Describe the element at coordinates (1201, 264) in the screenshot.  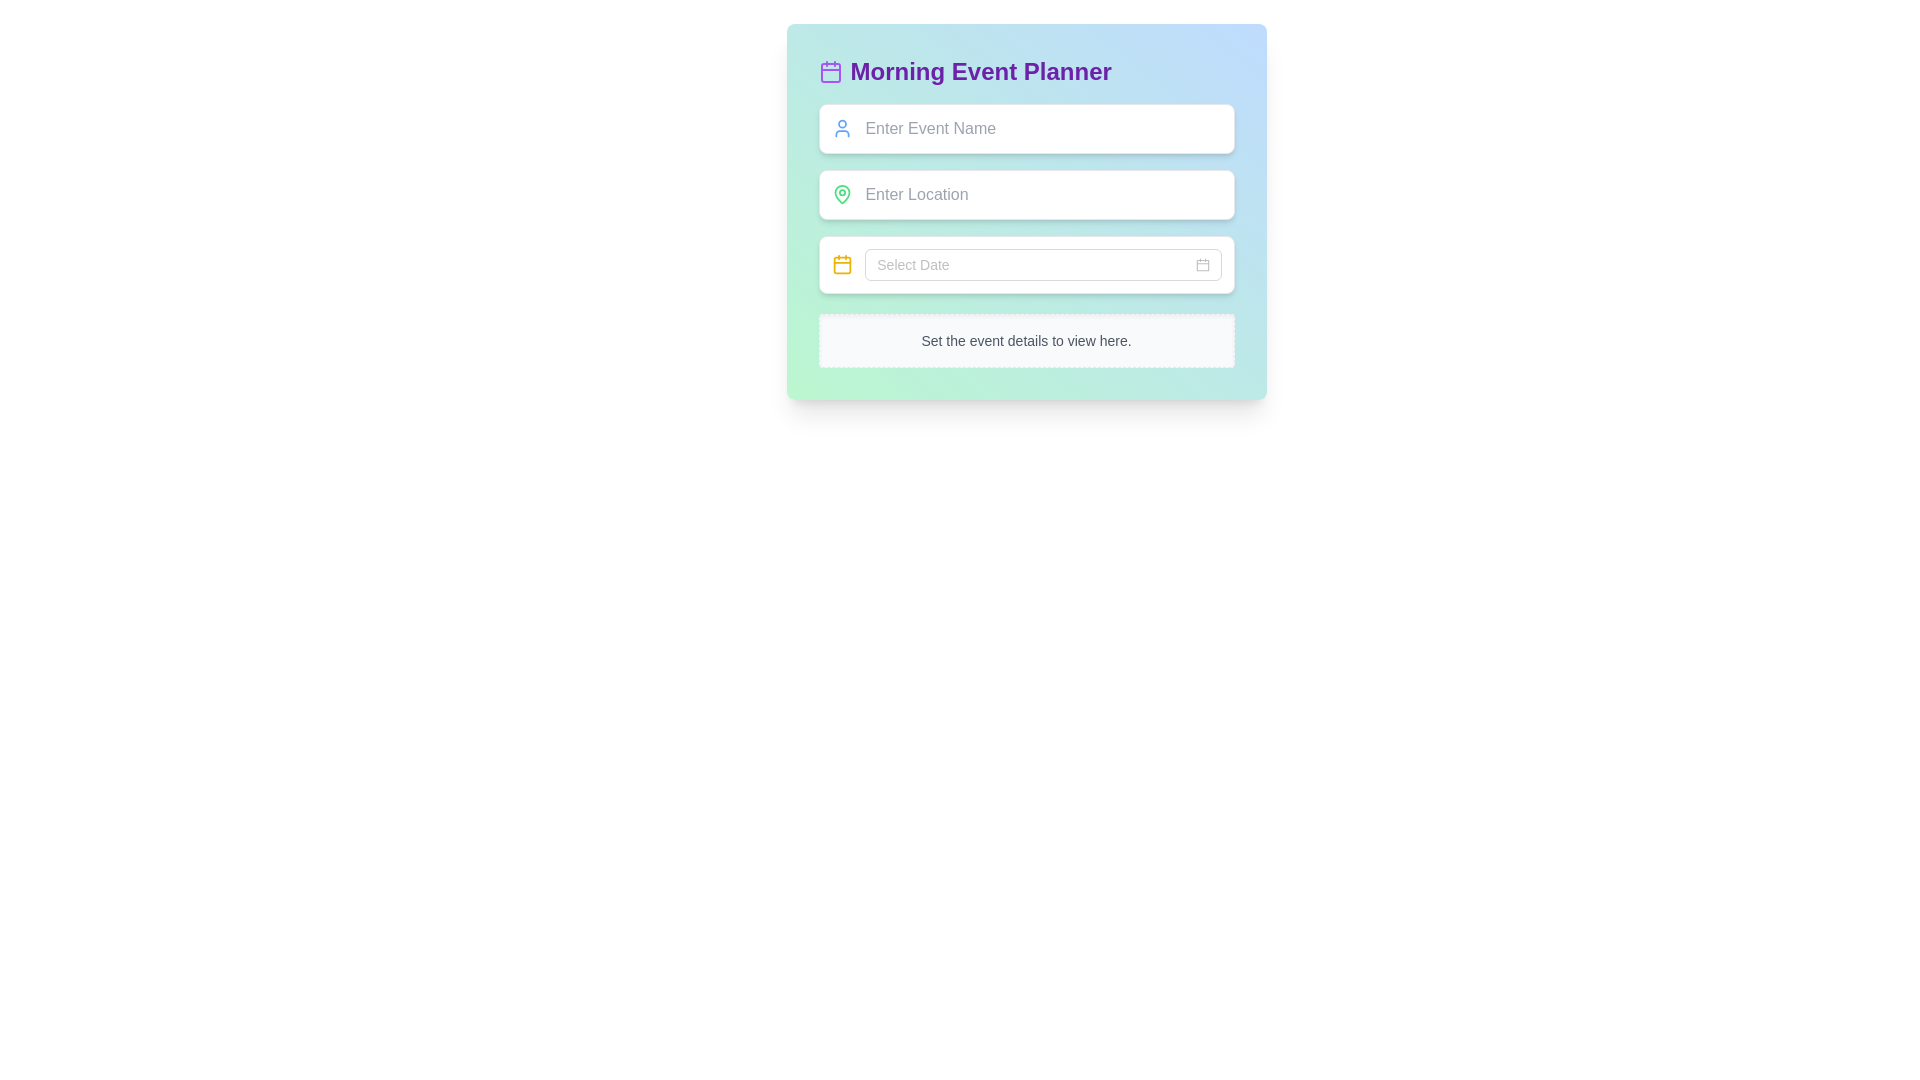
I see `the red Calendar icon located on the far right side of the 'Select Date' input field` at that location.